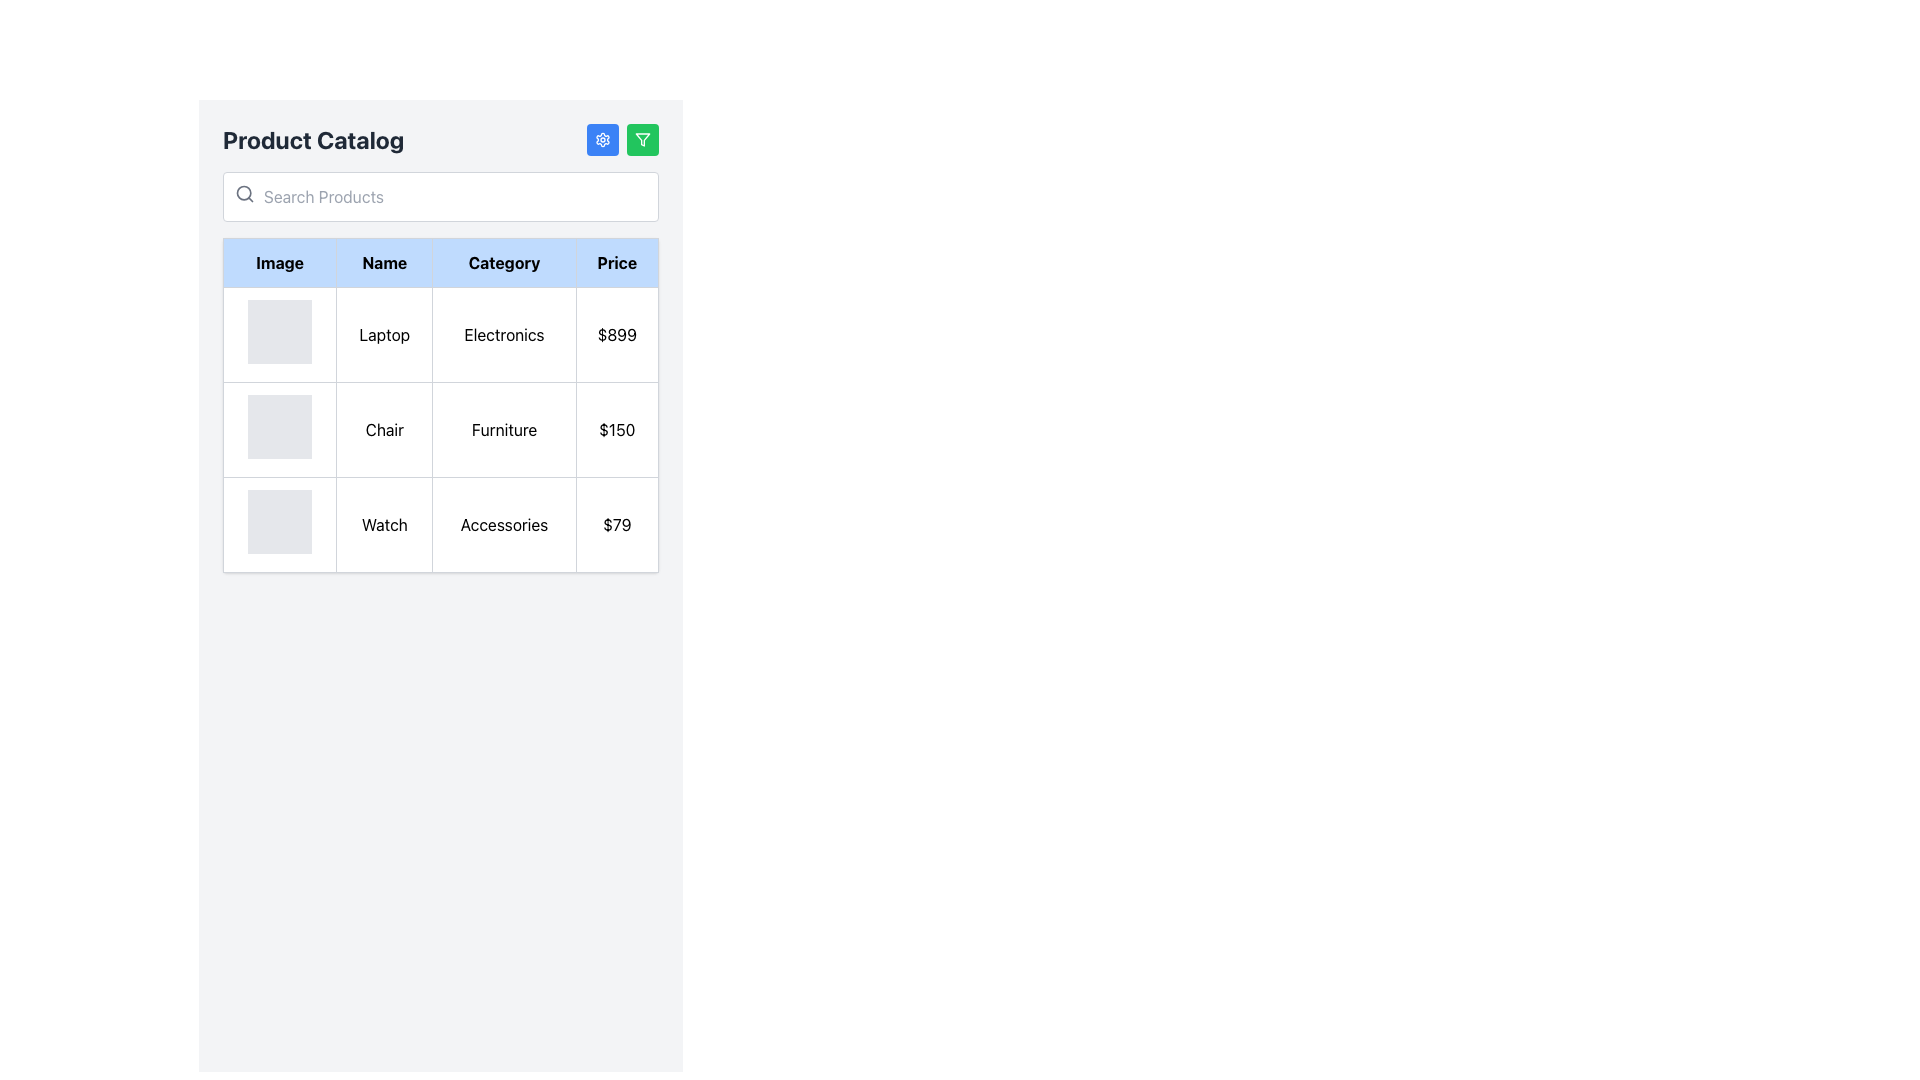 Image resolution: width=1920 pixels, height=1080 pixels. Describe the element at coordinates (643, 138) in the screenshot. I see `the green square button with a white funnel-shaped icon located in the toolbar area above the data table to apply a filter` at that location.